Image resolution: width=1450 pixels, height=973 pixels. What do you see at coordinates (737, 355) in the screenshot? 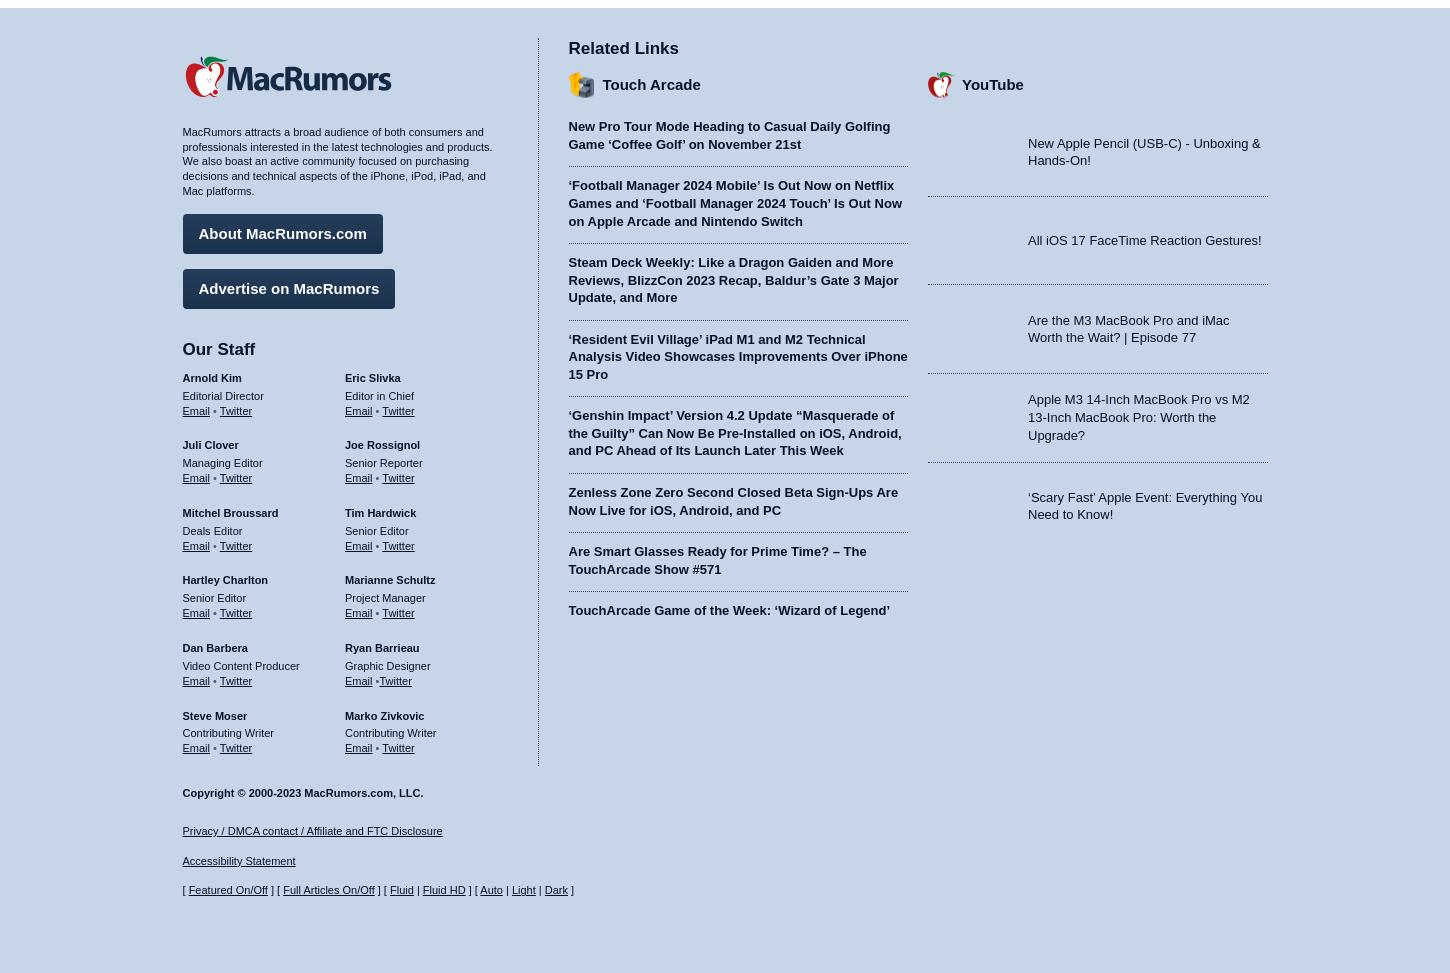
I see `'‘Resident Evil Village’ iPad M1 and M2 Technical Analysis Video Showcases Improvements Over iPhone 15 Pro'` at bounding box center [737, 355].